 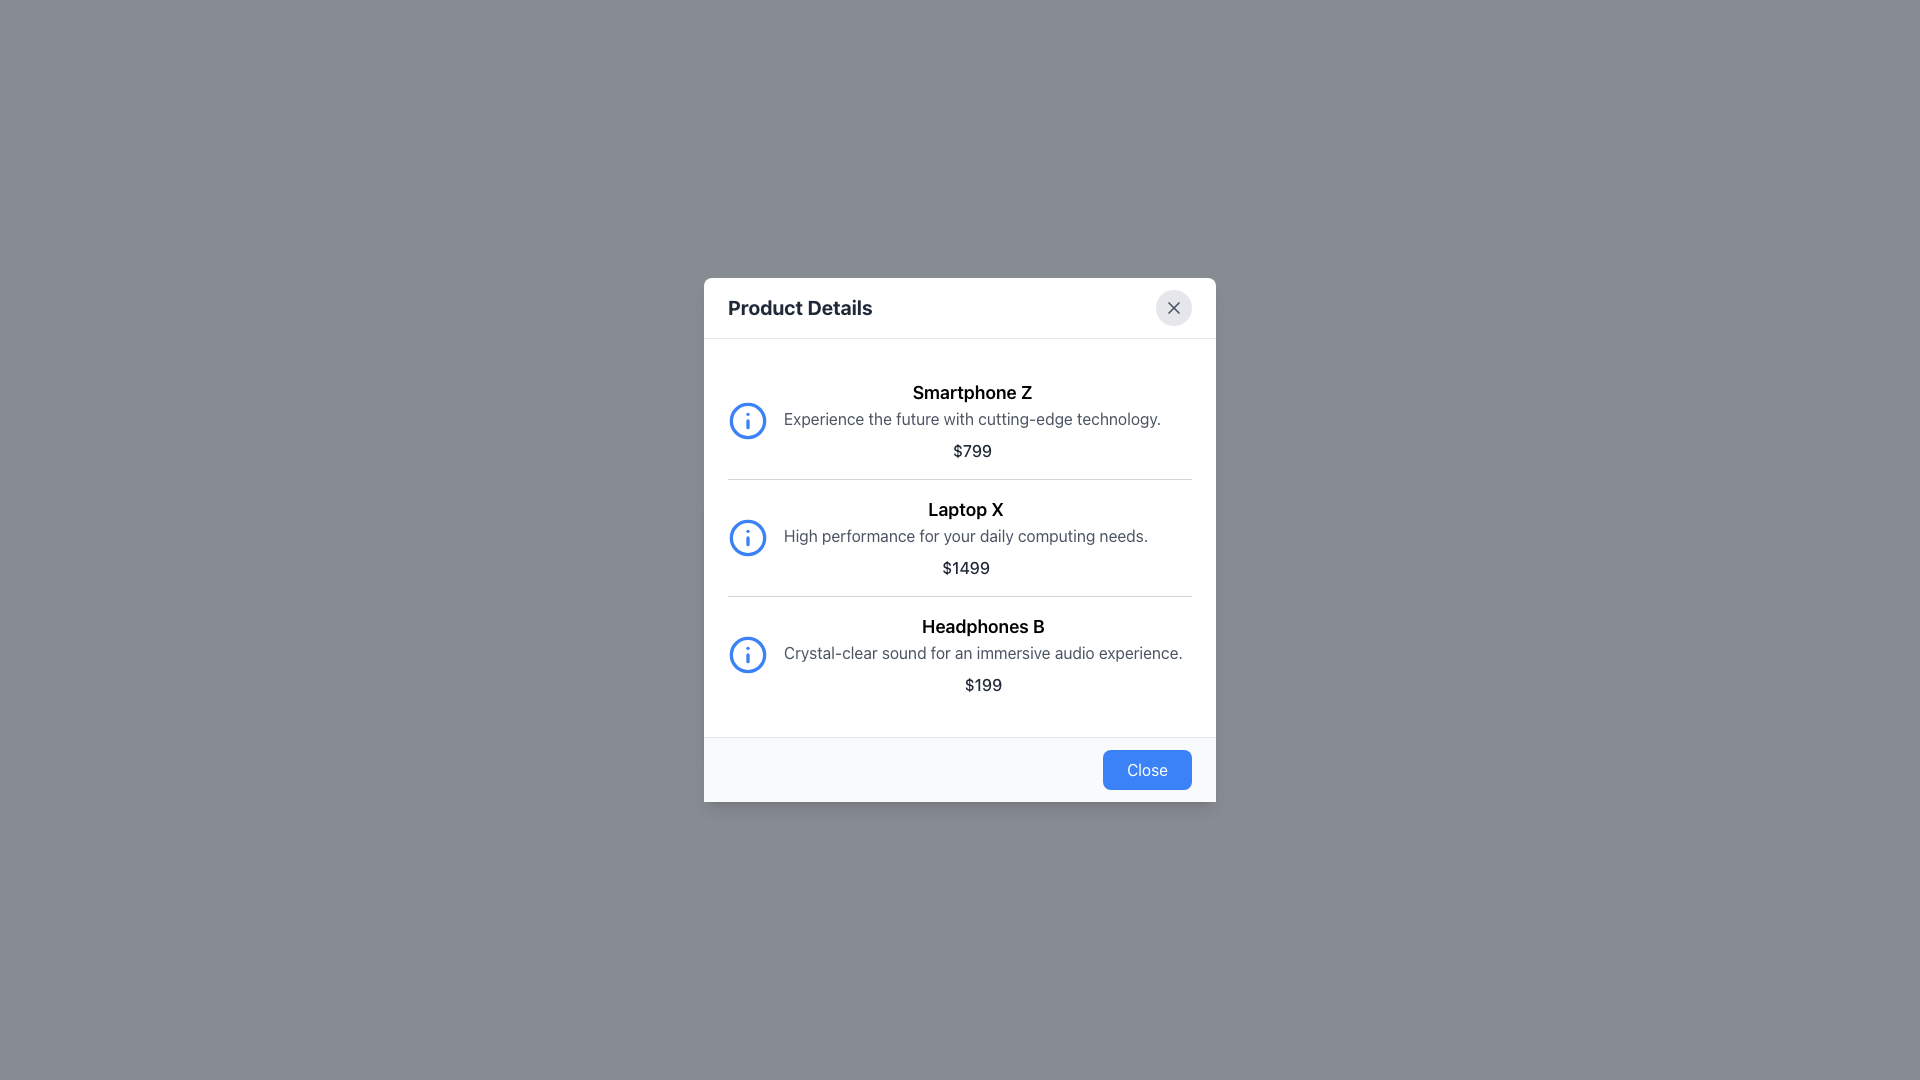 I want to click on text from the bold label displaying 'Product Details' located at the top-left corner of the white content box, so click(x=800, y=308).